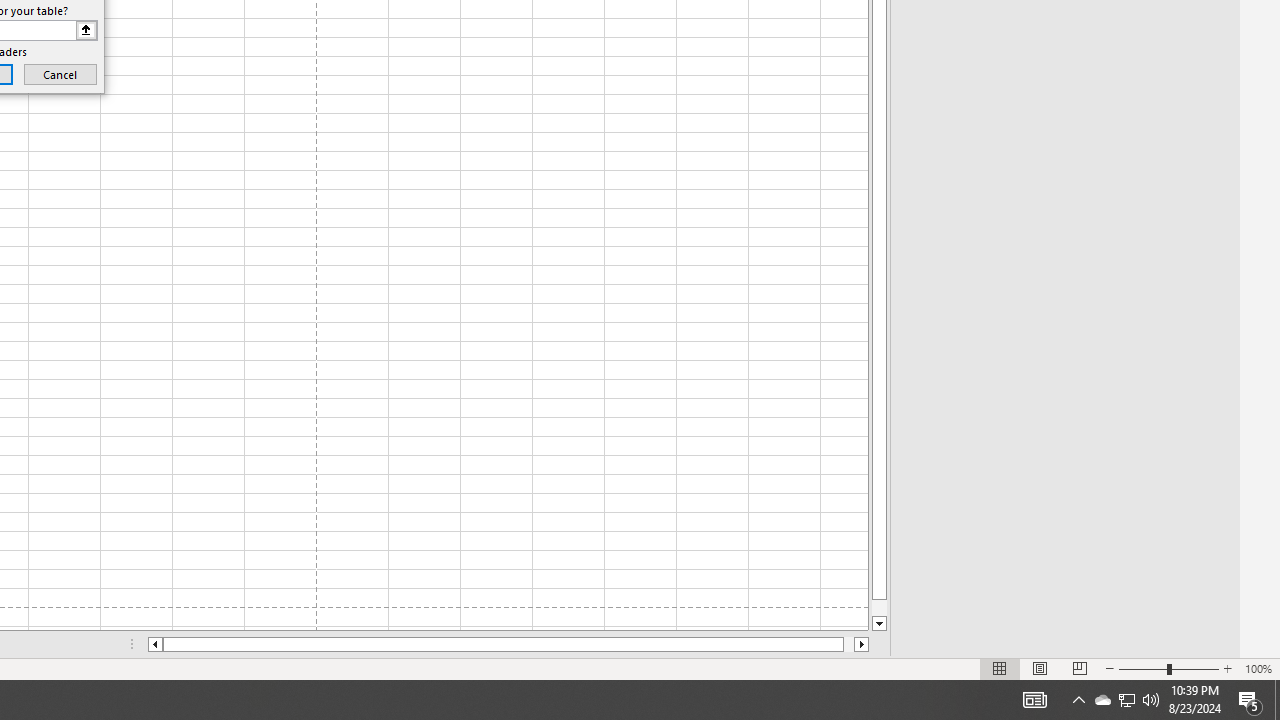 The height and width of the screenshot is (720, 1280). I want to click on 'Zoom', so click(1168, 669).